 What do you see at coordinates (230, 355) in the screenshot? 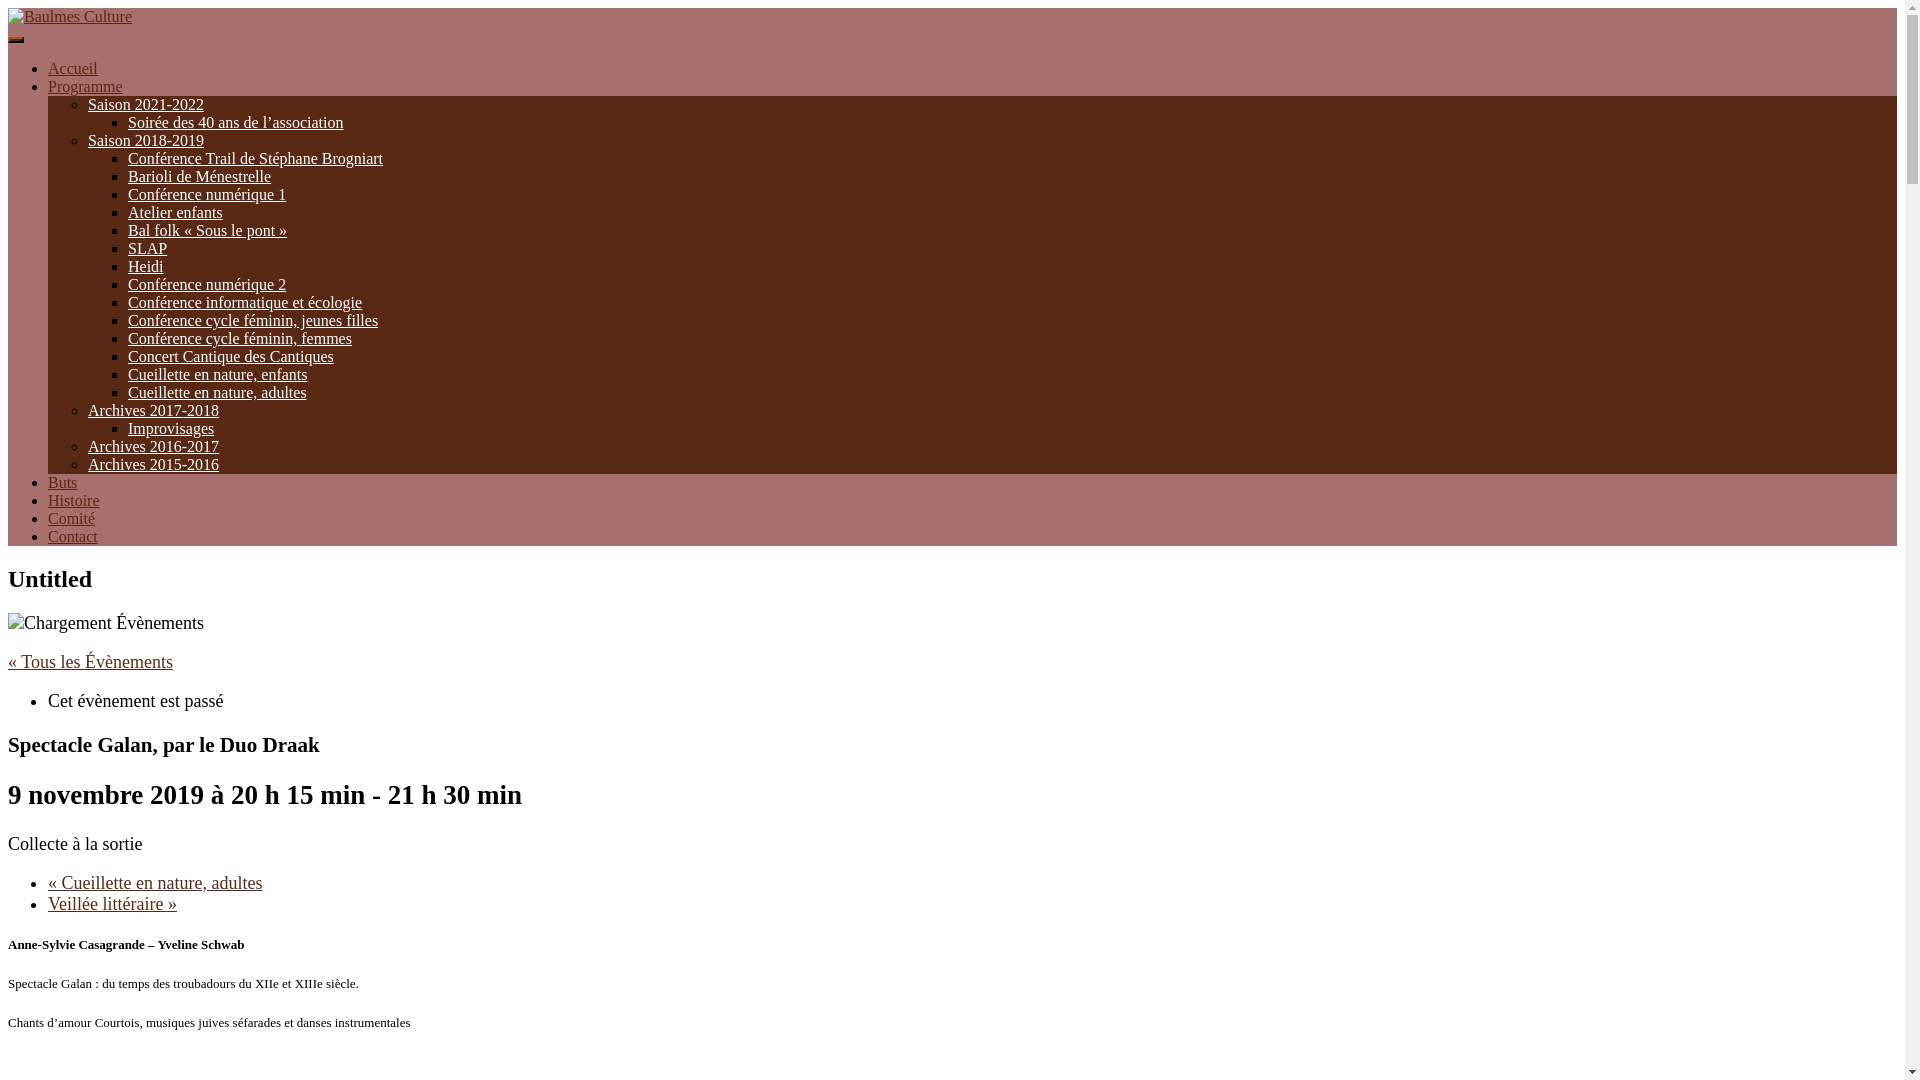
I see `'Concert Cantique des Cantiques'` at bounding box center [230, 355].